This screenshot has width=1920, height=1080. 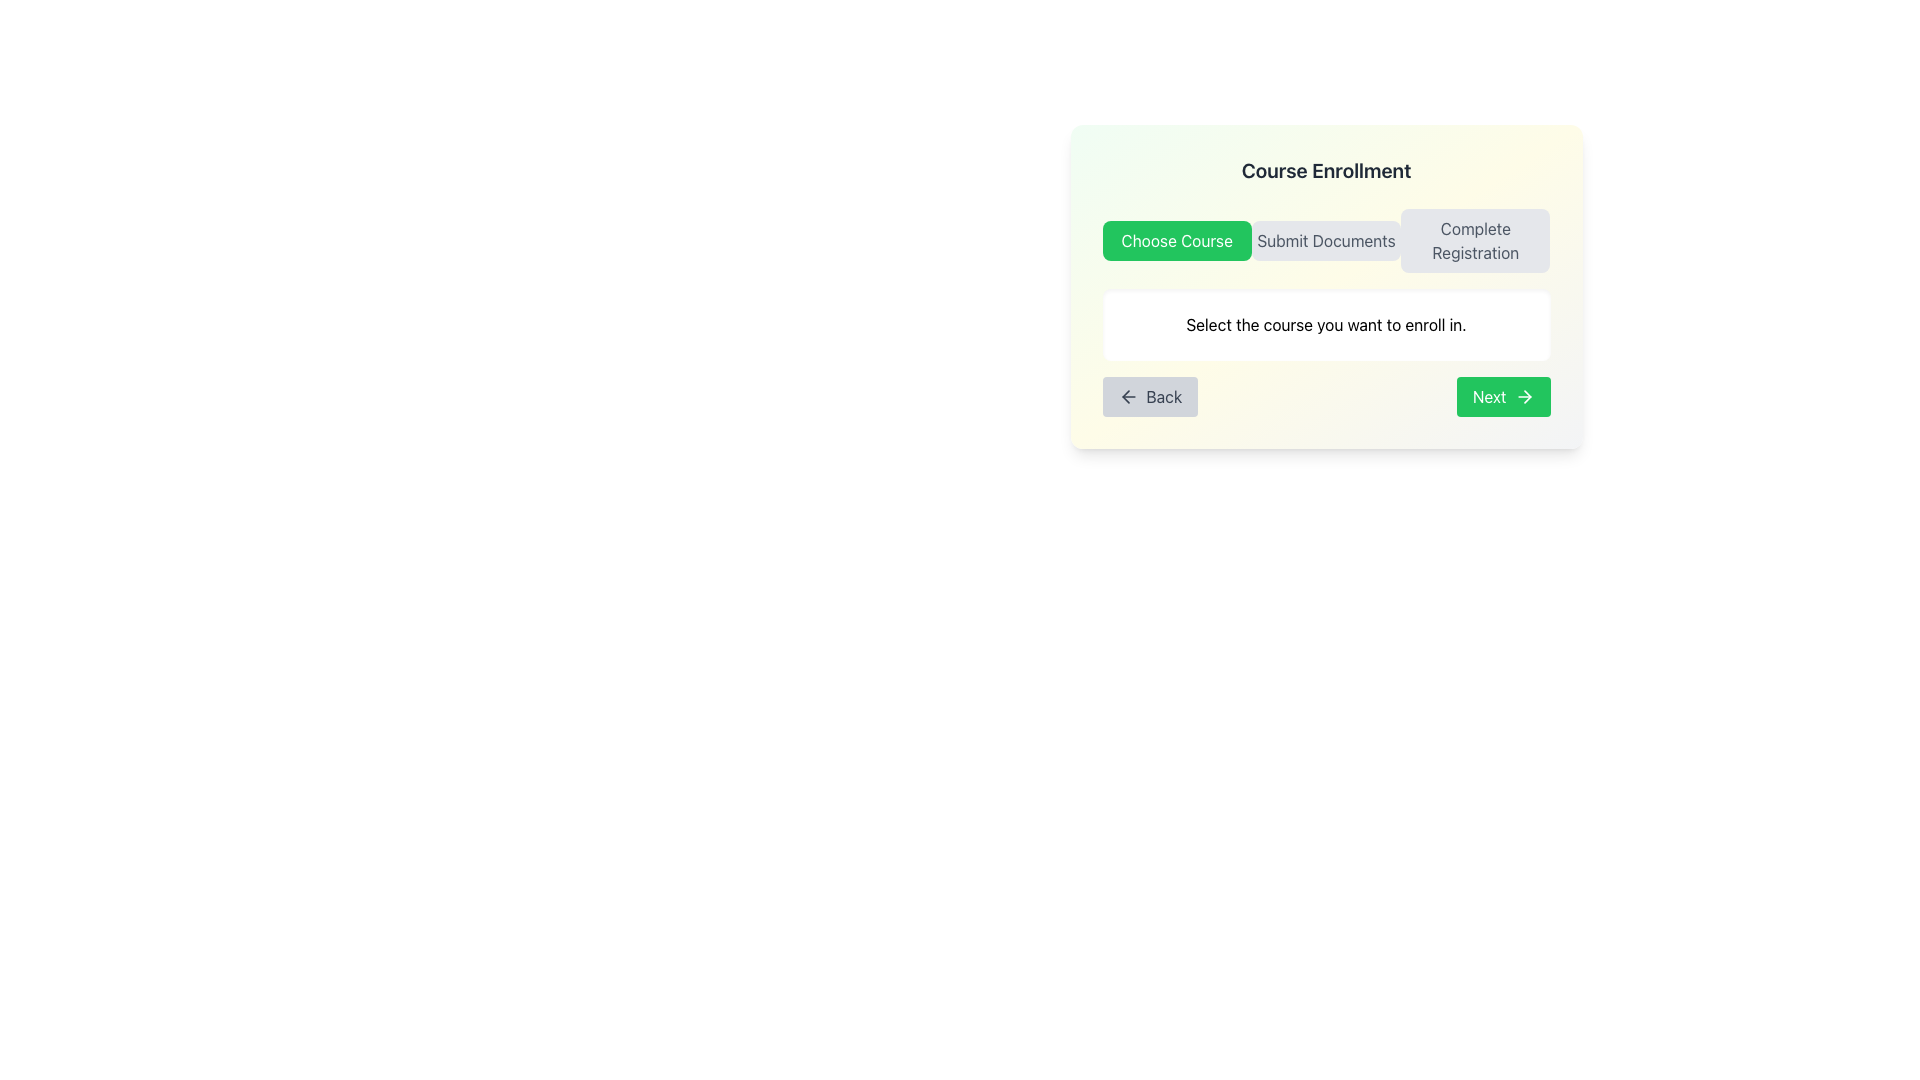 What do you see at coordinates (1326, 323) in the screenshot?
I see `the instructional text block that guides the user to make a choice from the courses available for enrollment, located below the 'Choose Course,' 'Submit Documents,' and 'Complete Registration' buttons` at bounding box center [1326, 323].